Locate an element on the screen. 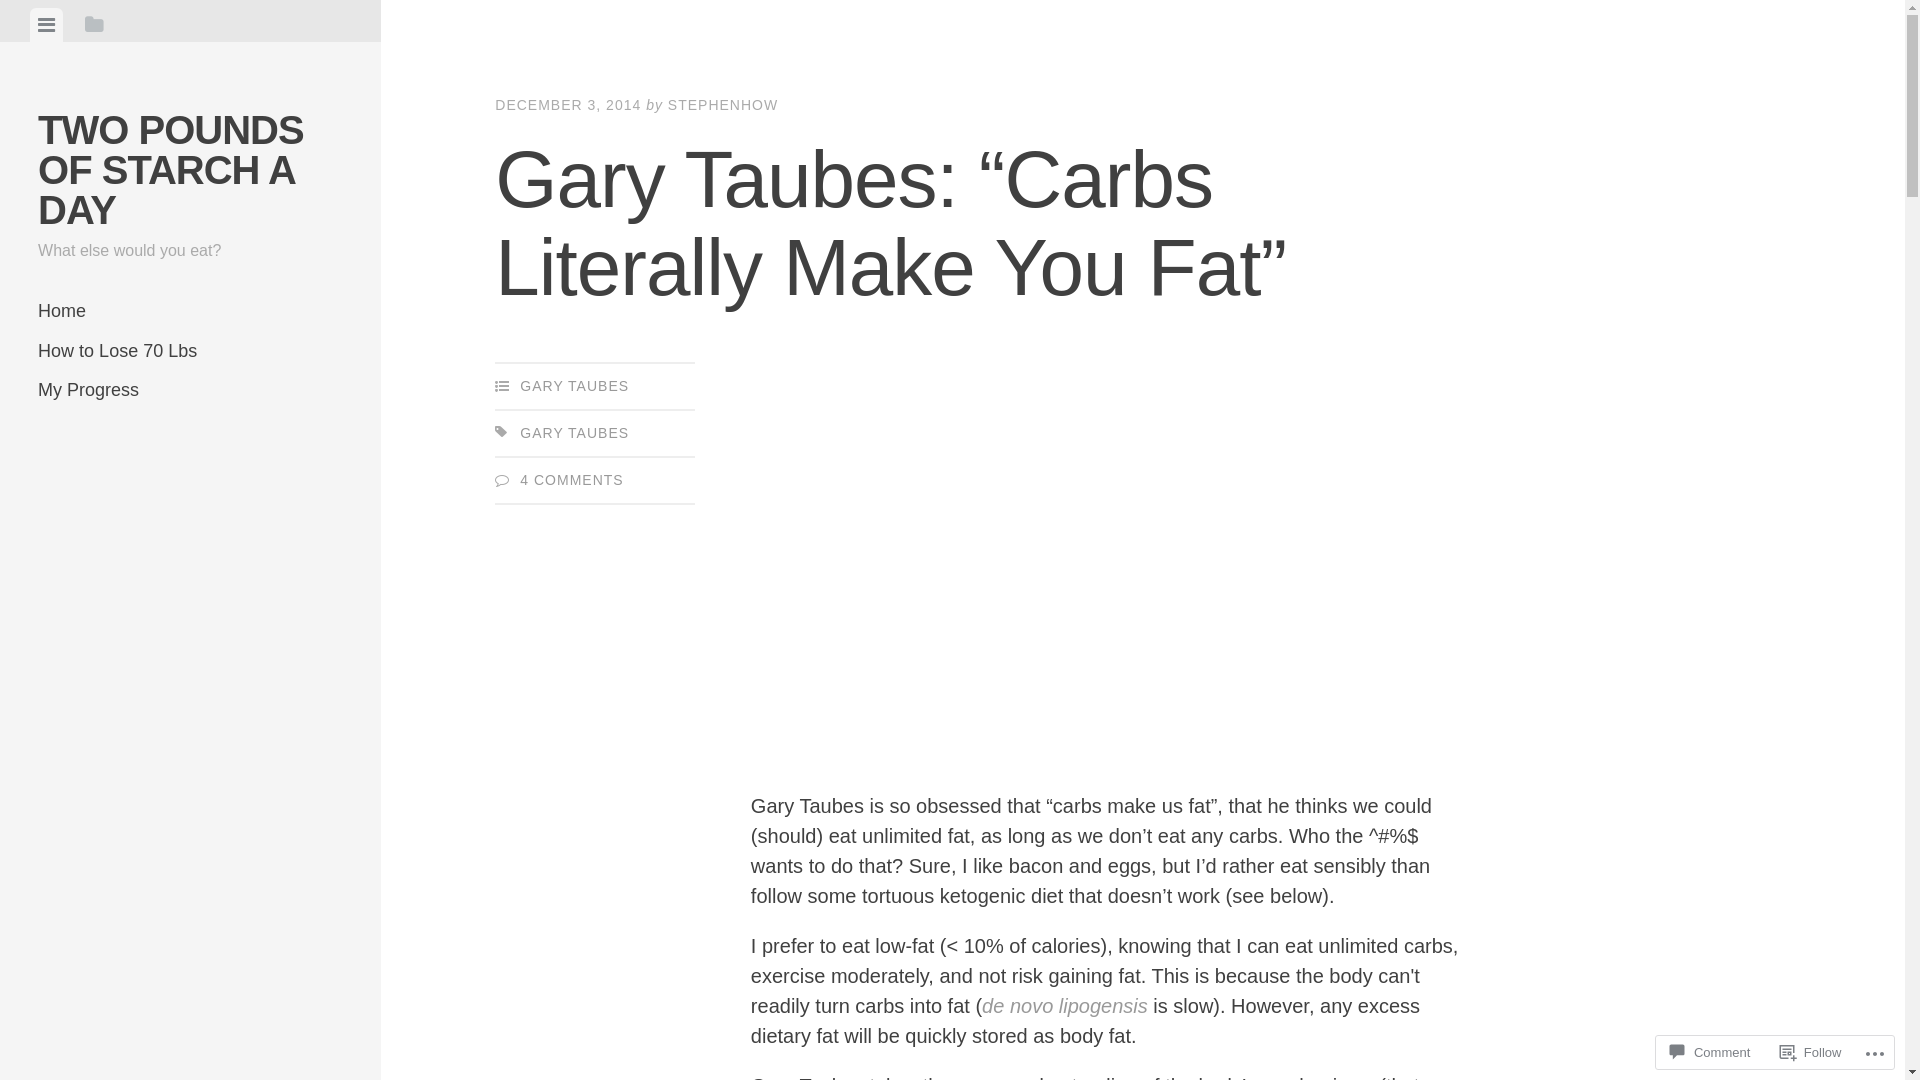 This screenshot has height=1080, width=1920. 'How to Lose 70 Lbs' is located at coordinates (190, 350).